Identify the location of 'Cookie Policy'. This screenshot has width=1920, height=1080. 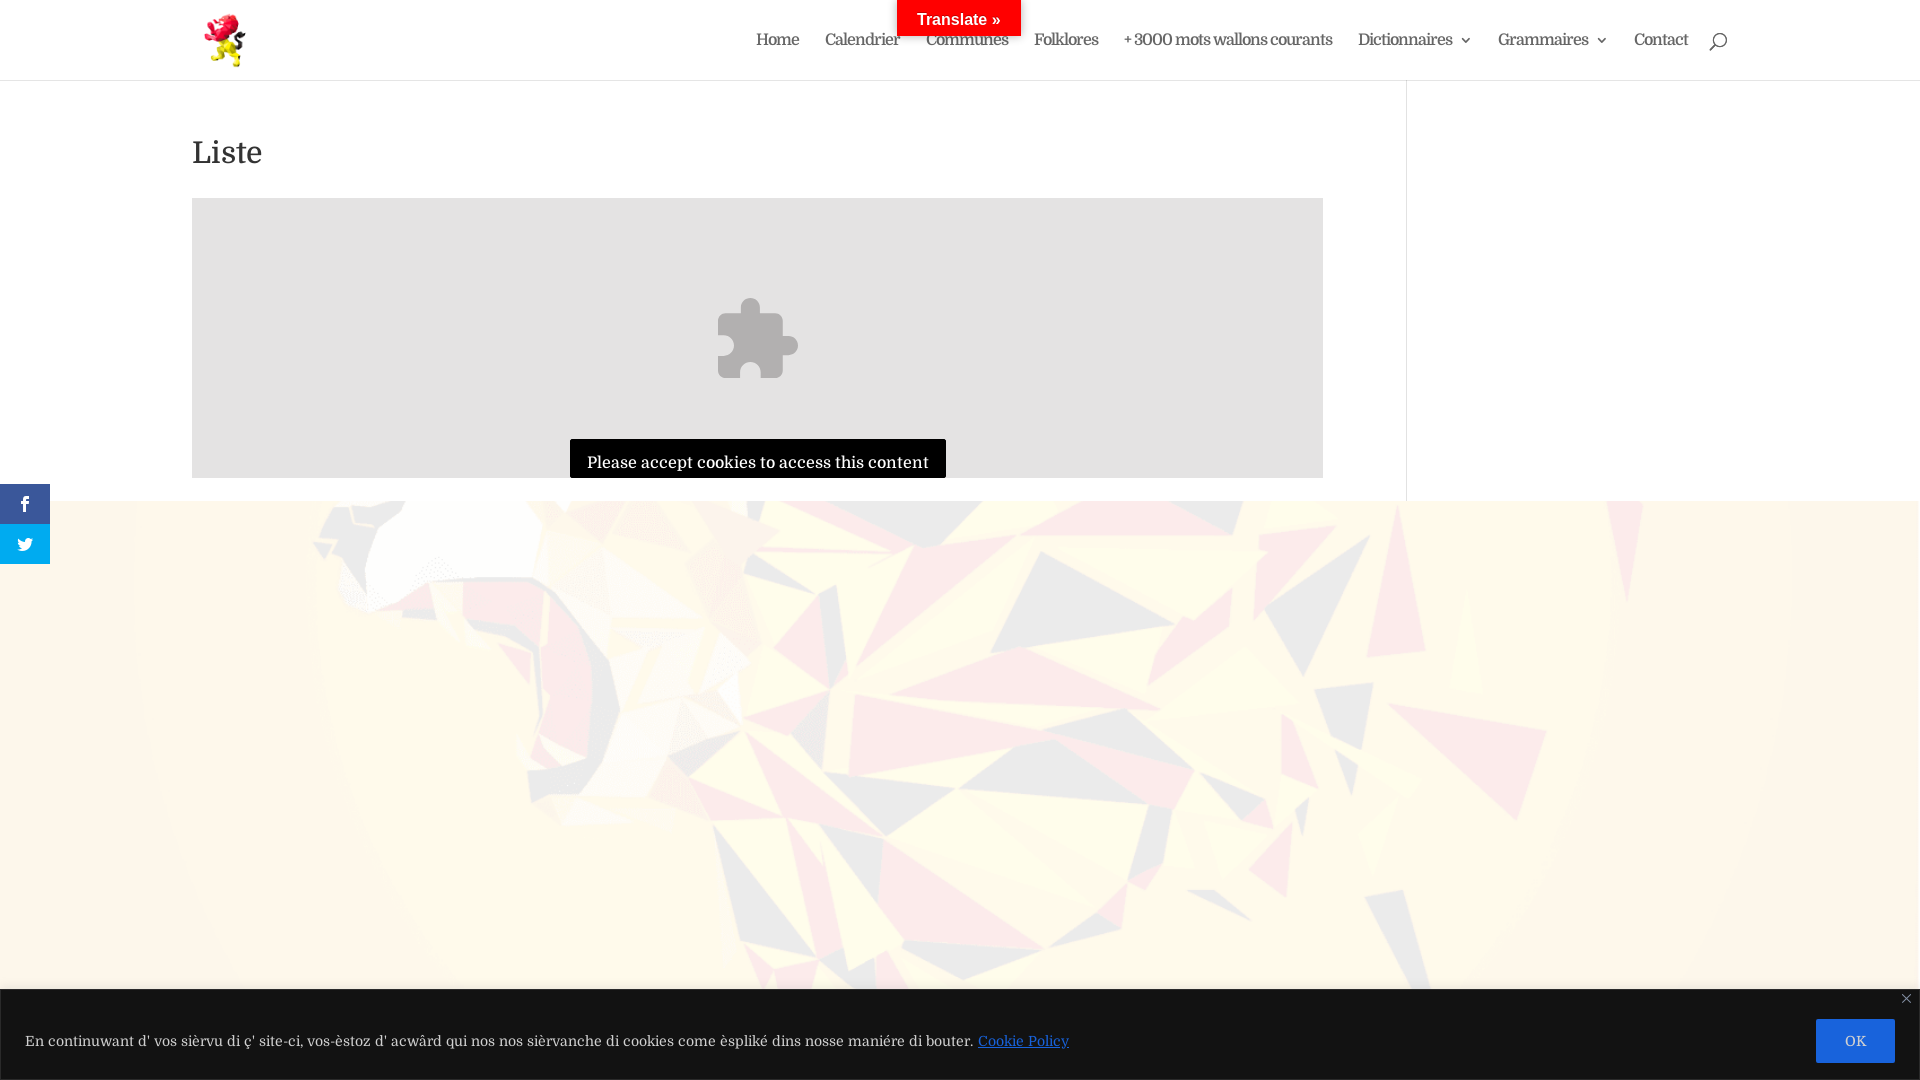
(1023, 1040).